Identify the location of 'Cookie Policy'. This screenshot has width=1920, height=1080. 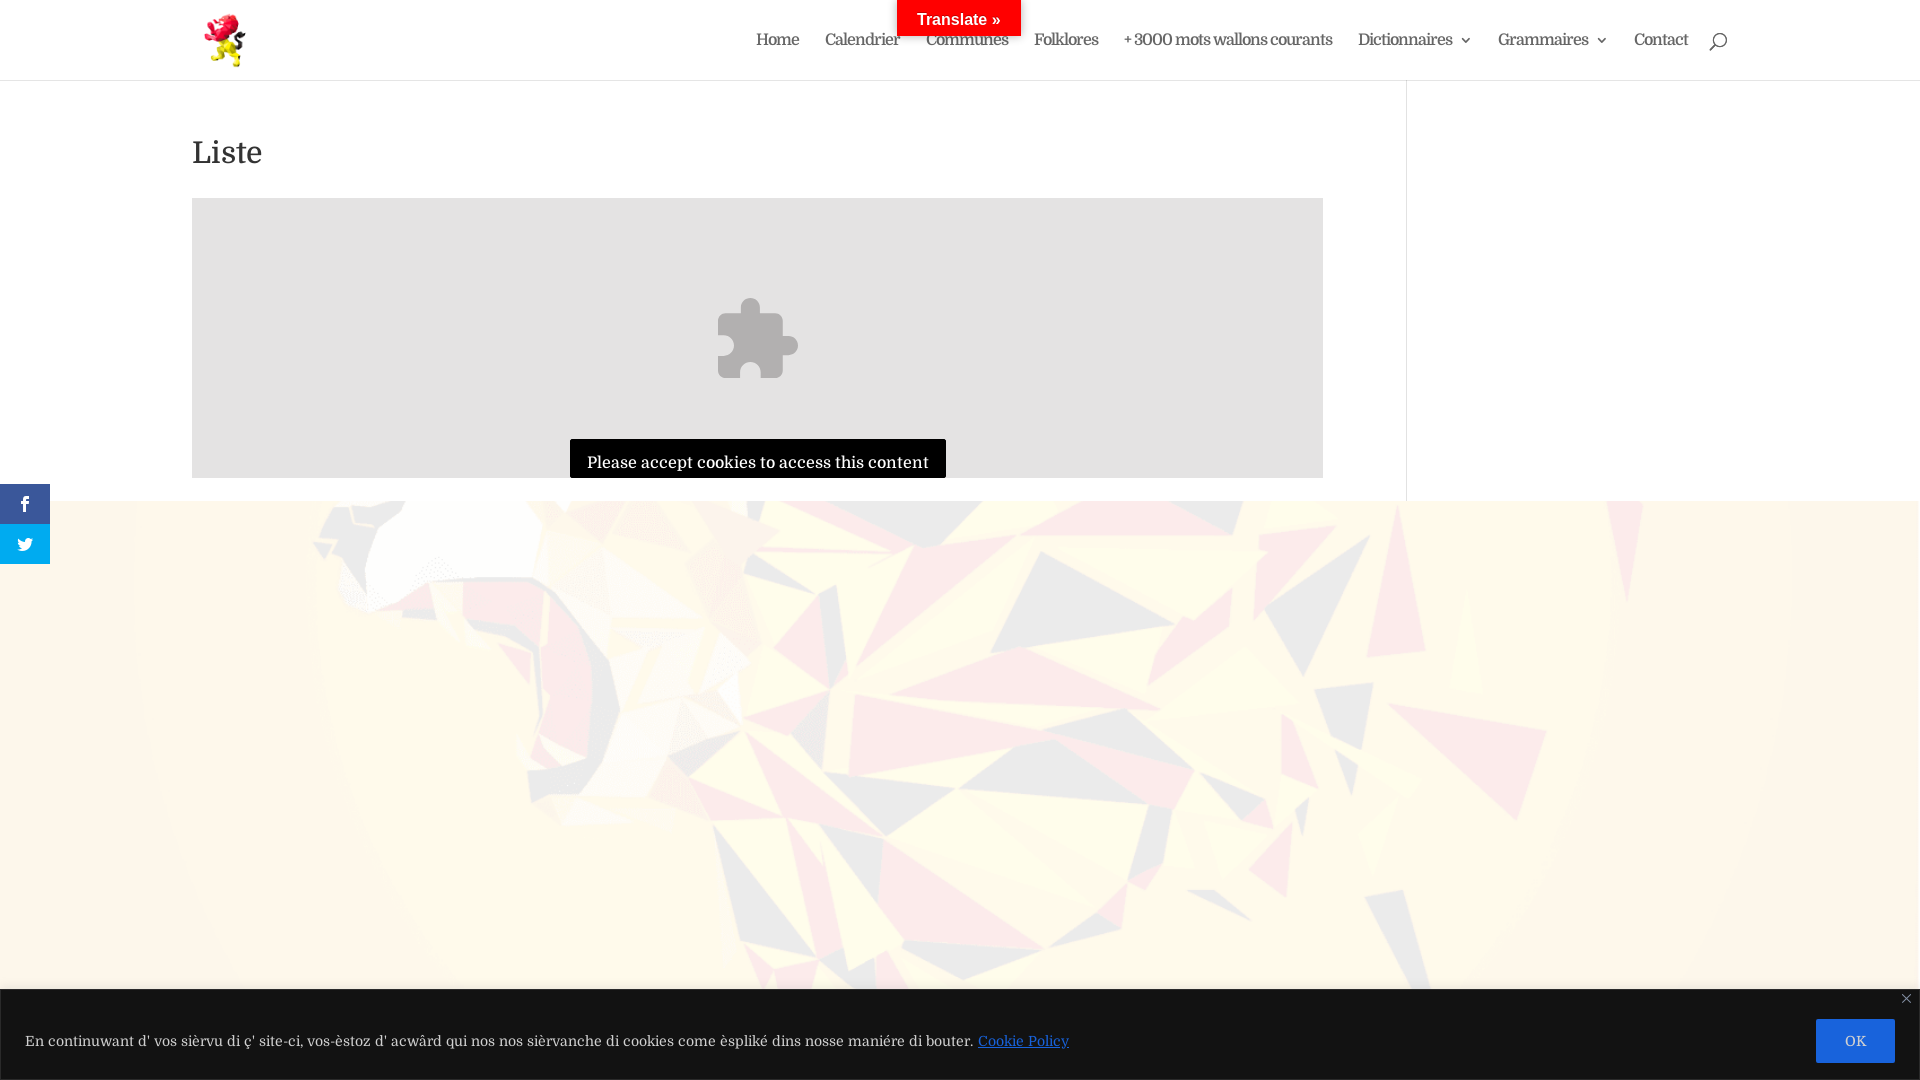
(1023, 1040).